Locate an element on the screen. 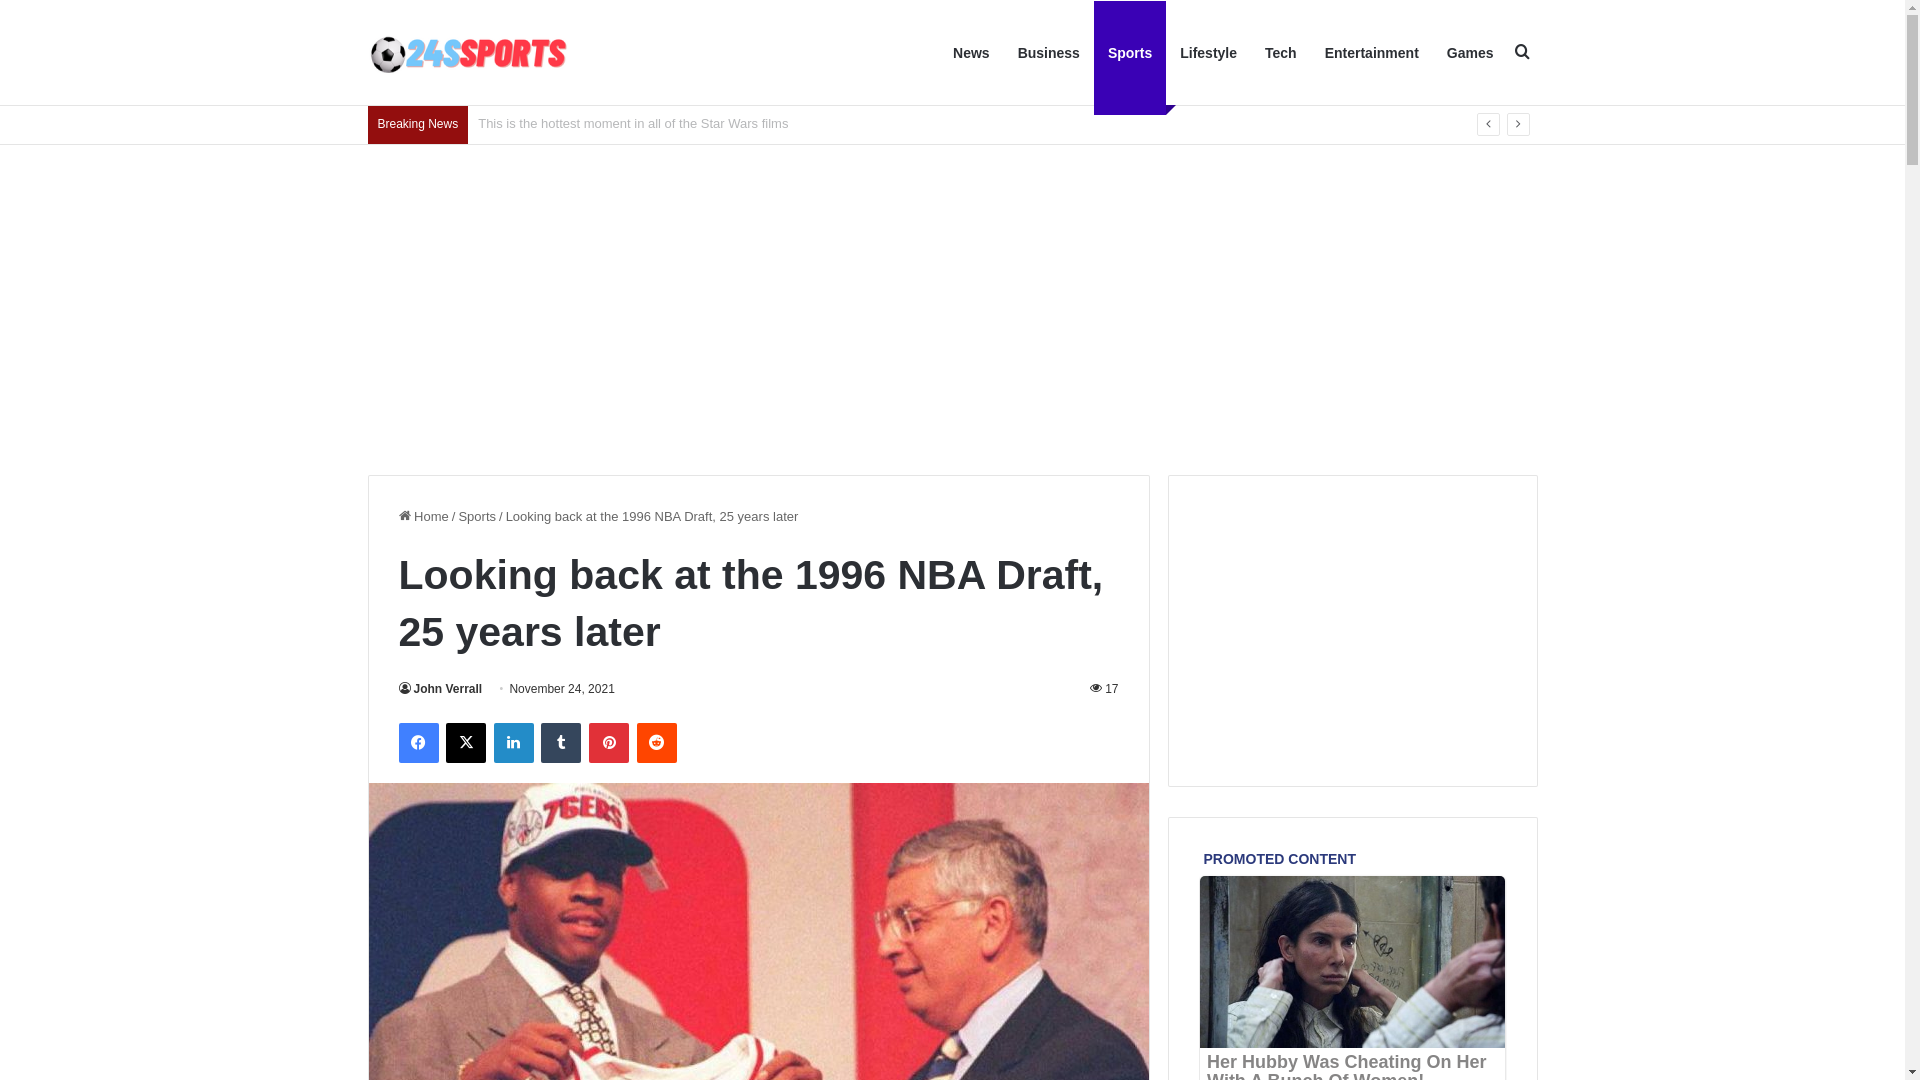 The image size is (1920, 1080). 'Lifestyle' is located at coordinates (1207, 52).